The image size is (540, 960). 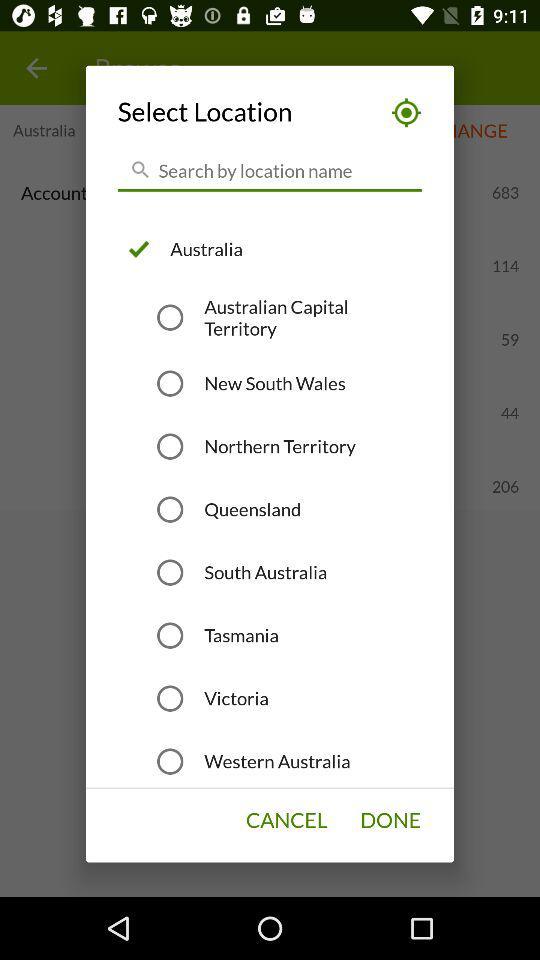 What do you see at coordinates (265, 572) in the screenshot?
I see `the icon above tasmania` at bounding box center [265, 572].